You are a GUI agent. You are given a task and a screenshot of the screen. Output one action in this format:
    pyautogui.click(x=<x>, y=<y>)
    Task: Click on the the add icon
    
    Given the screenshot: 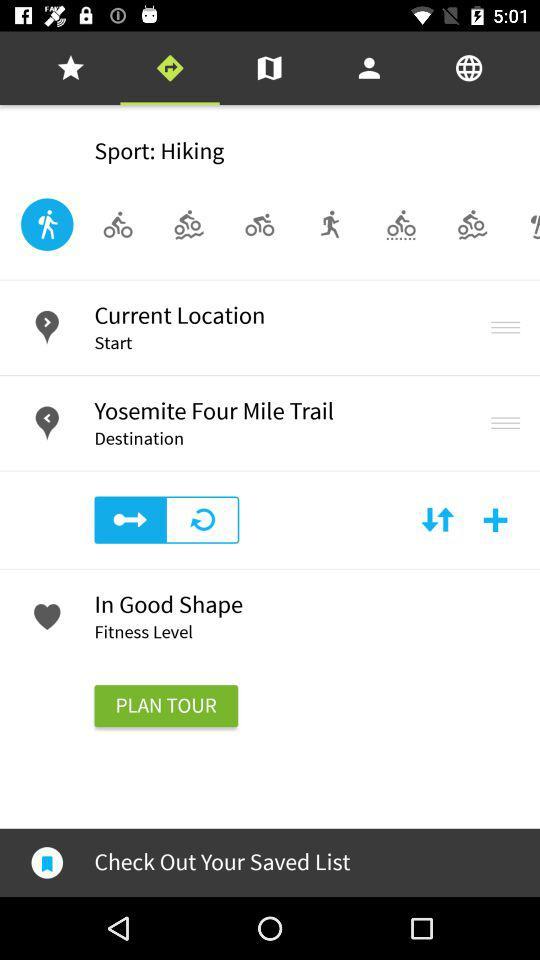 What is the action you would take?
    pyautogui.click(x=494, y=519)
    